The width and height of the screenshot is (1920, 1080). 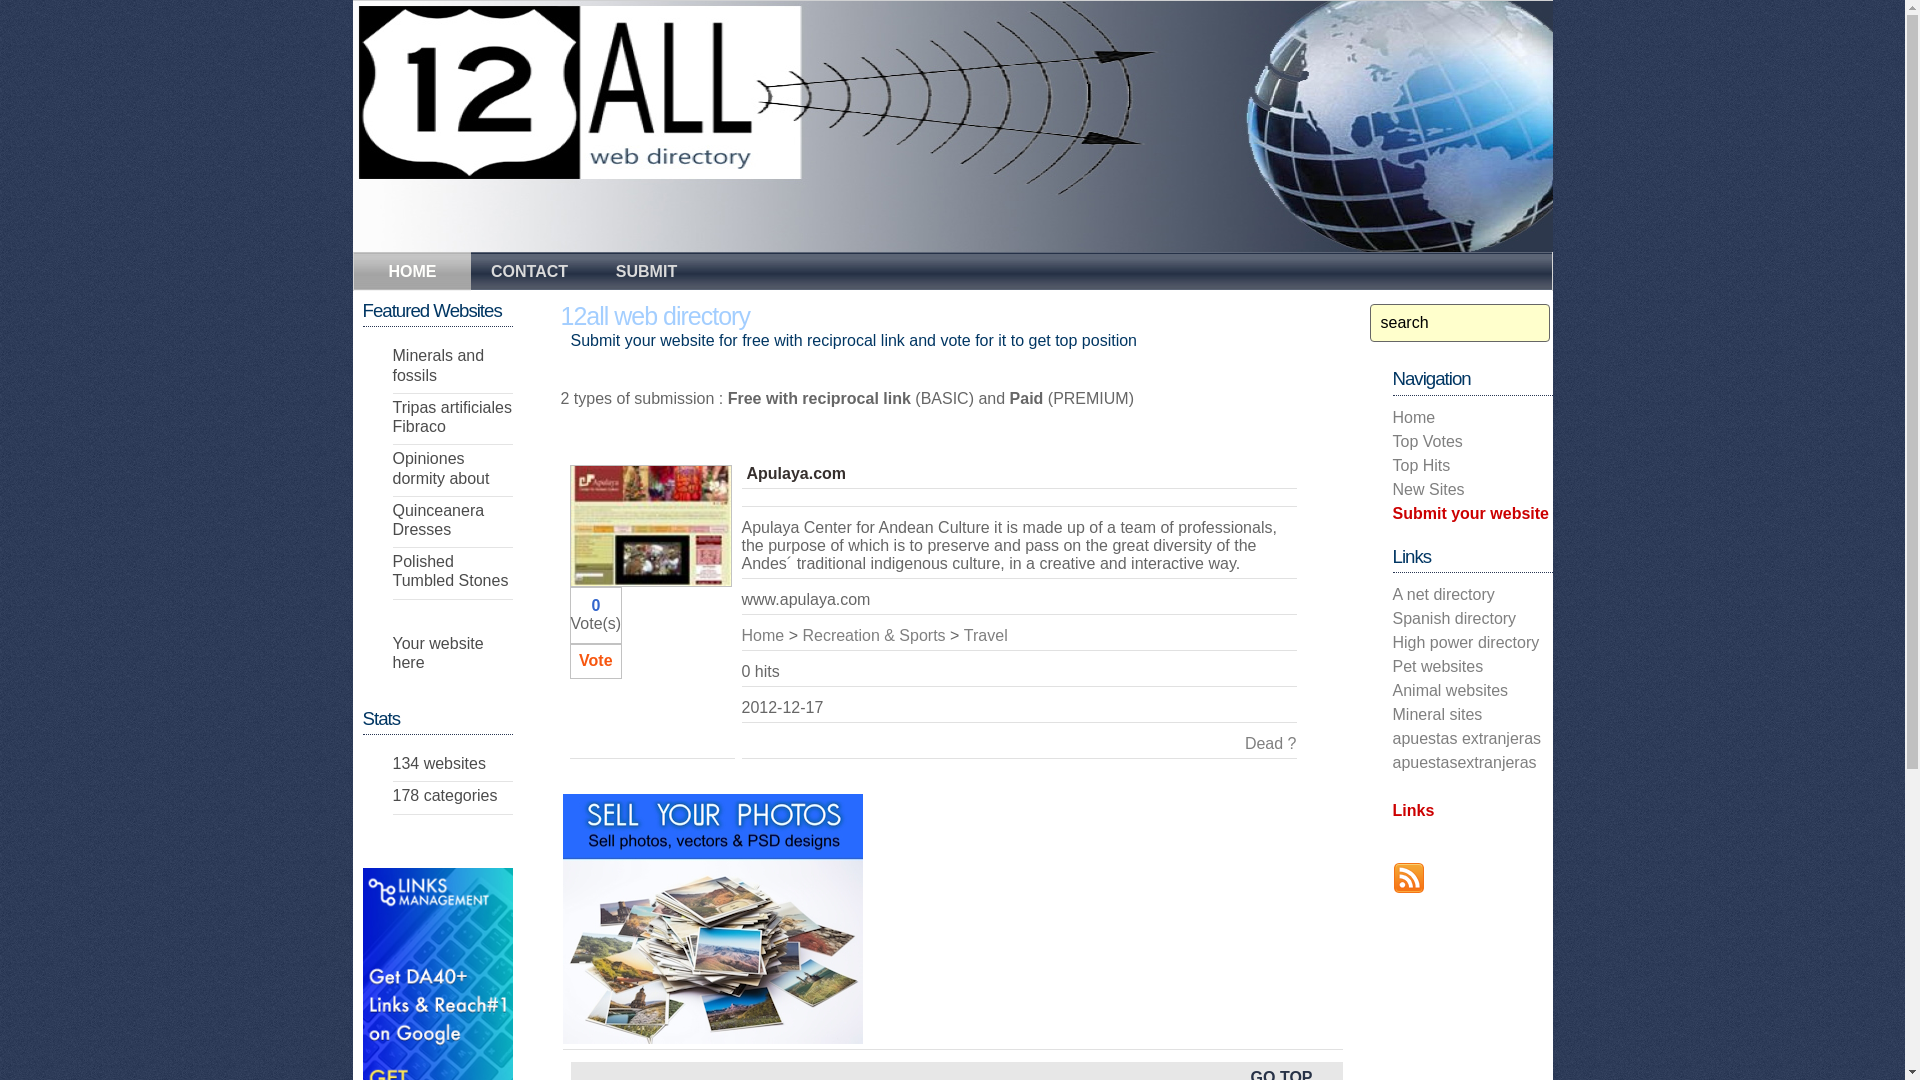 What do you see at coordinates (1412, 416) in the screenshot?
I see `'Home'` at bounding box center [1412, 416].